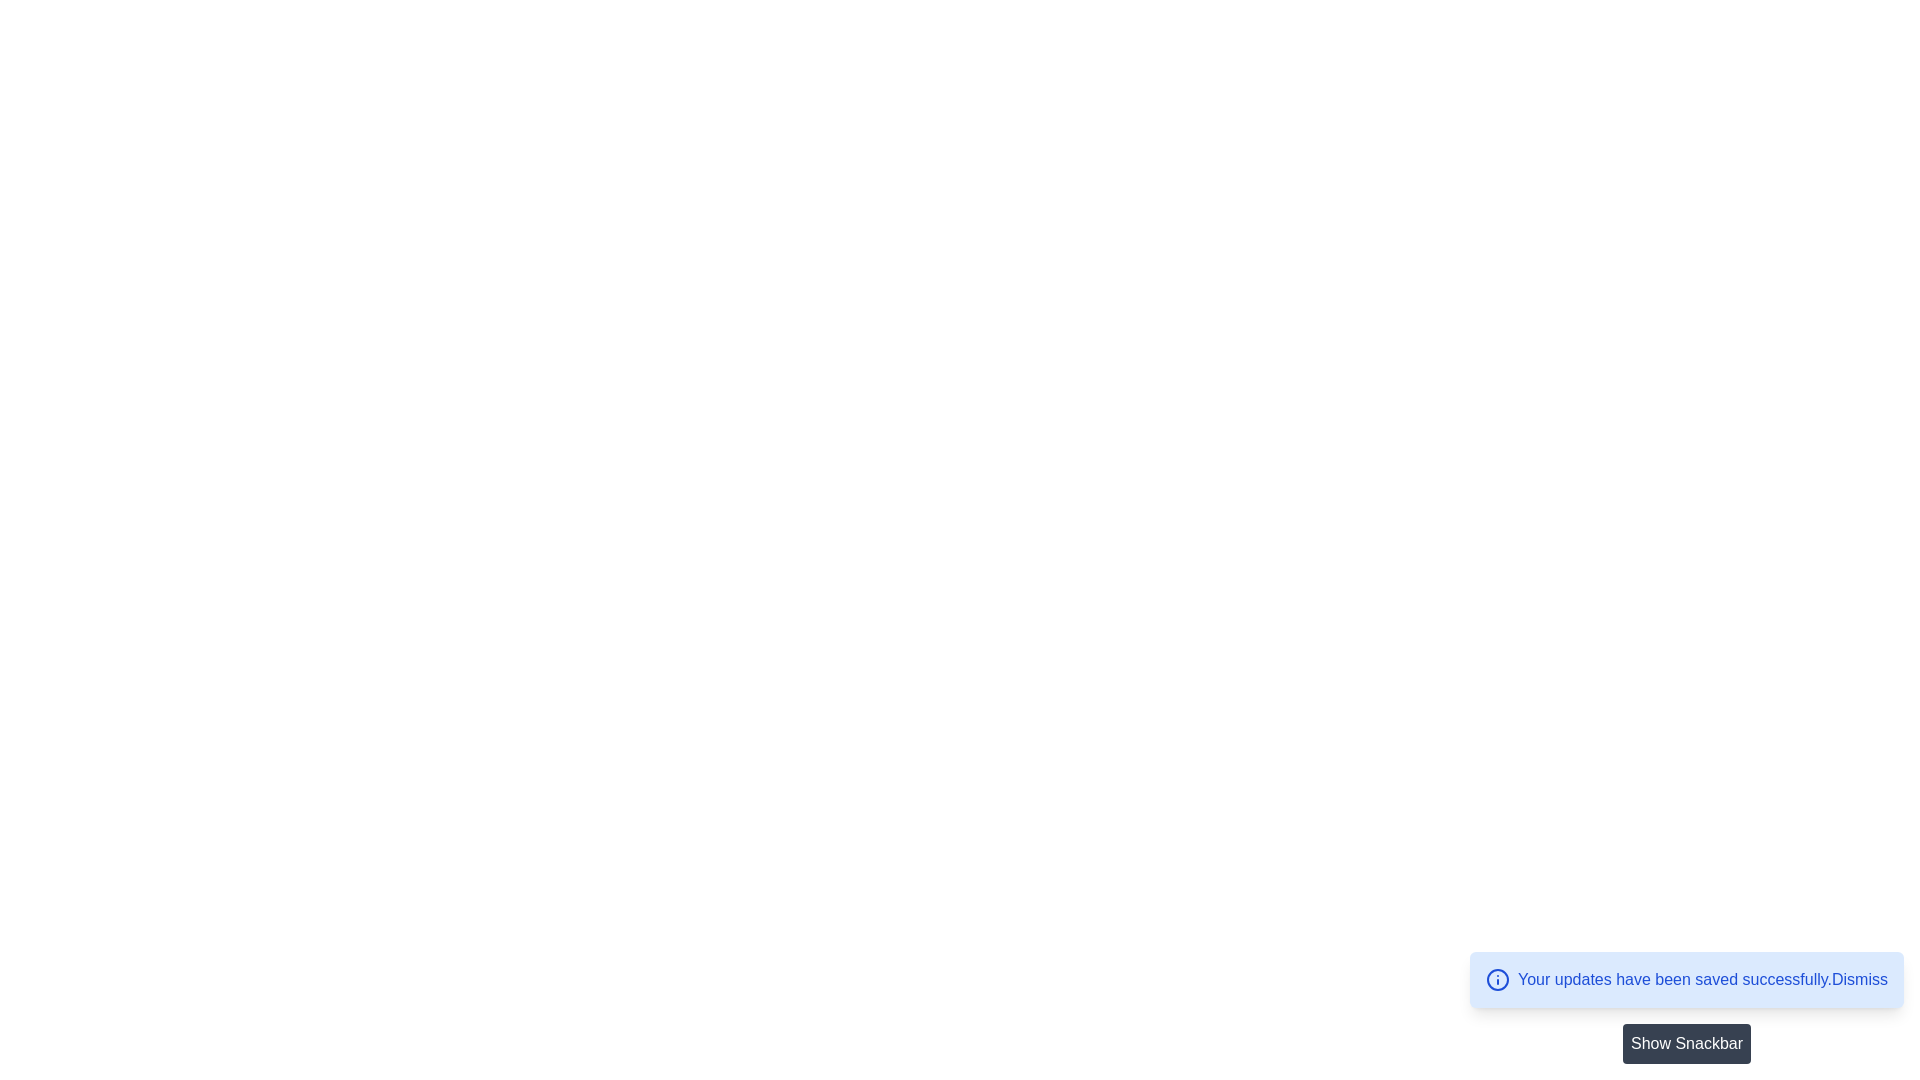  Describe the element at coordinates (1859, 978) in the screenshot. I see `the clickable text link located to the right of the 'Your updates have been saved successfully.' message in the notification banner` at that location.